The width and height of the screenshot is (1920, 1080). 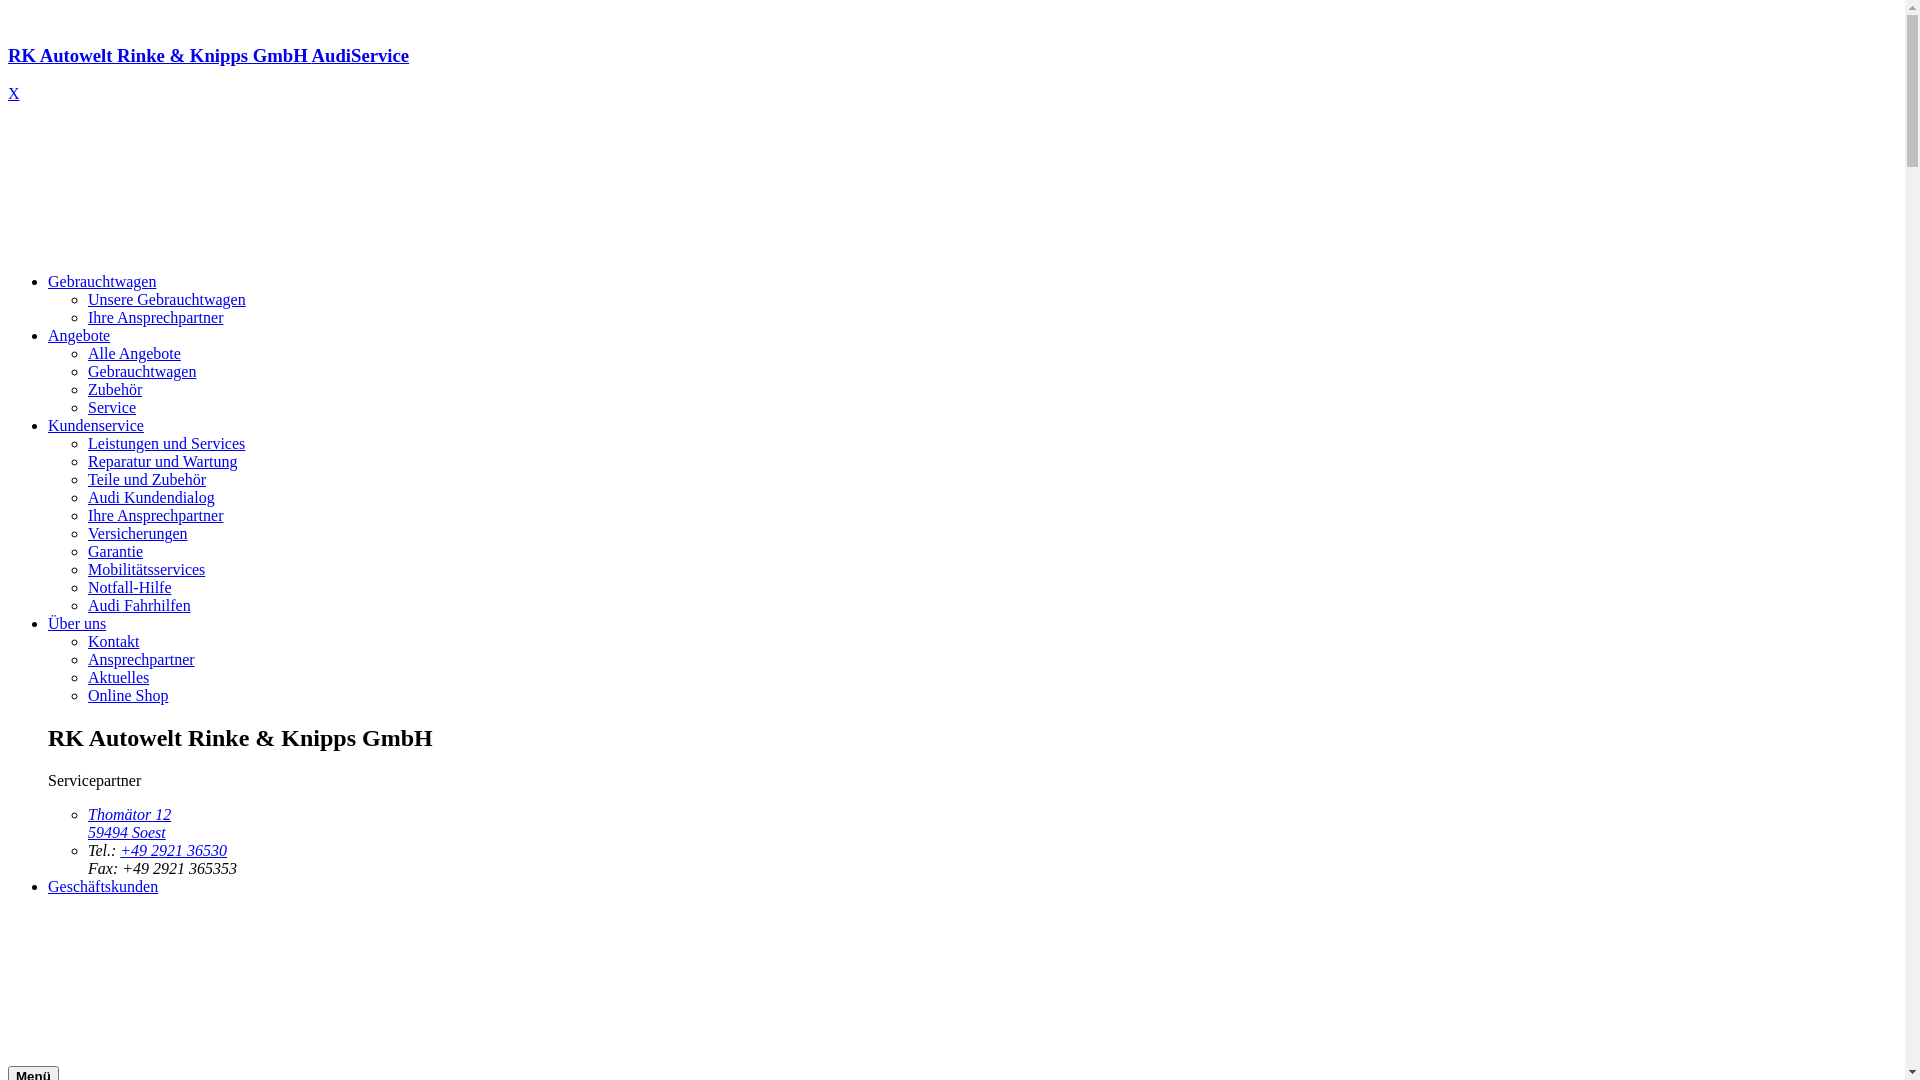 What do you see at coordinates (137, 532) in the screenshot?
I see `'Versicherungen'` at bounding box center [137, 532].